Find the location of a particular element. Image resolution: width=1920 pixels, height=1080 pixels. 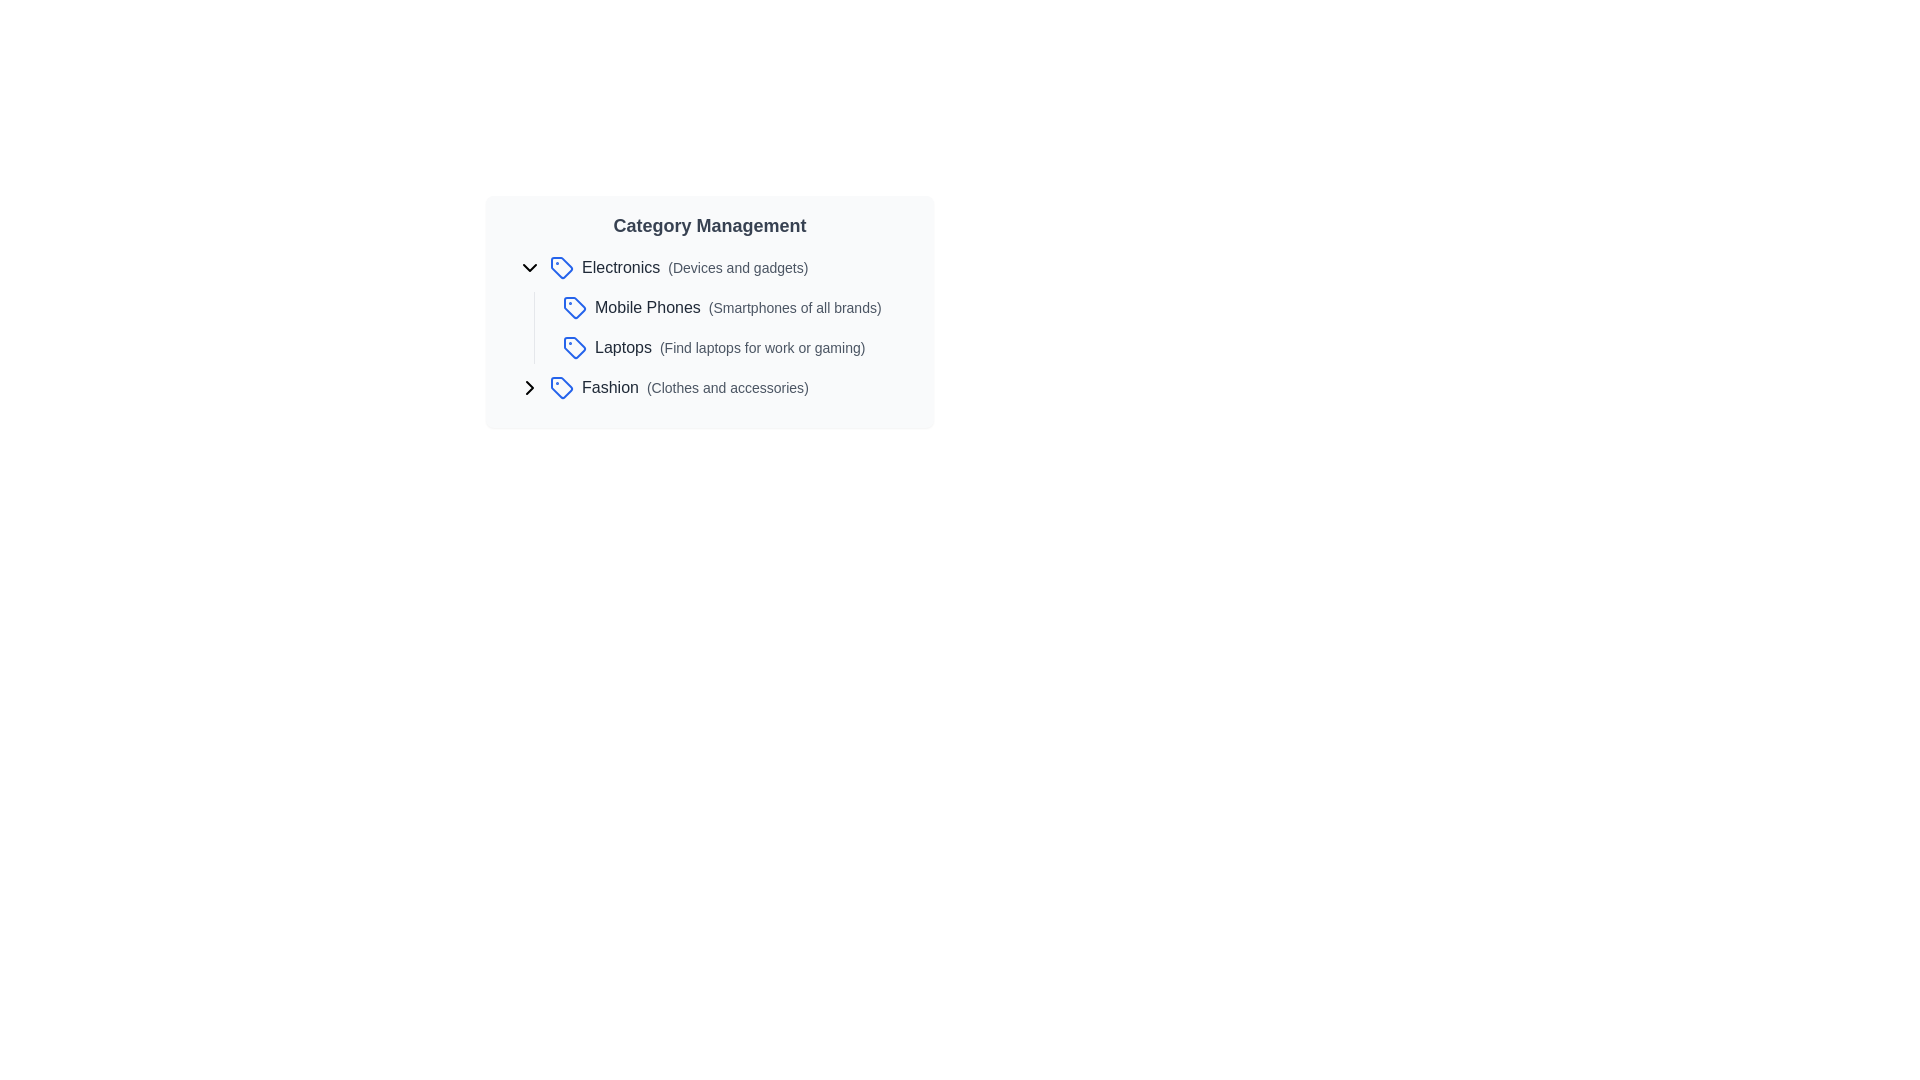

the Icon Button located at the leftmost side of the row containing the text 'Electronics (Devices and gadgets)' in the 'Category Management' section is located at coordinates (529, 266).